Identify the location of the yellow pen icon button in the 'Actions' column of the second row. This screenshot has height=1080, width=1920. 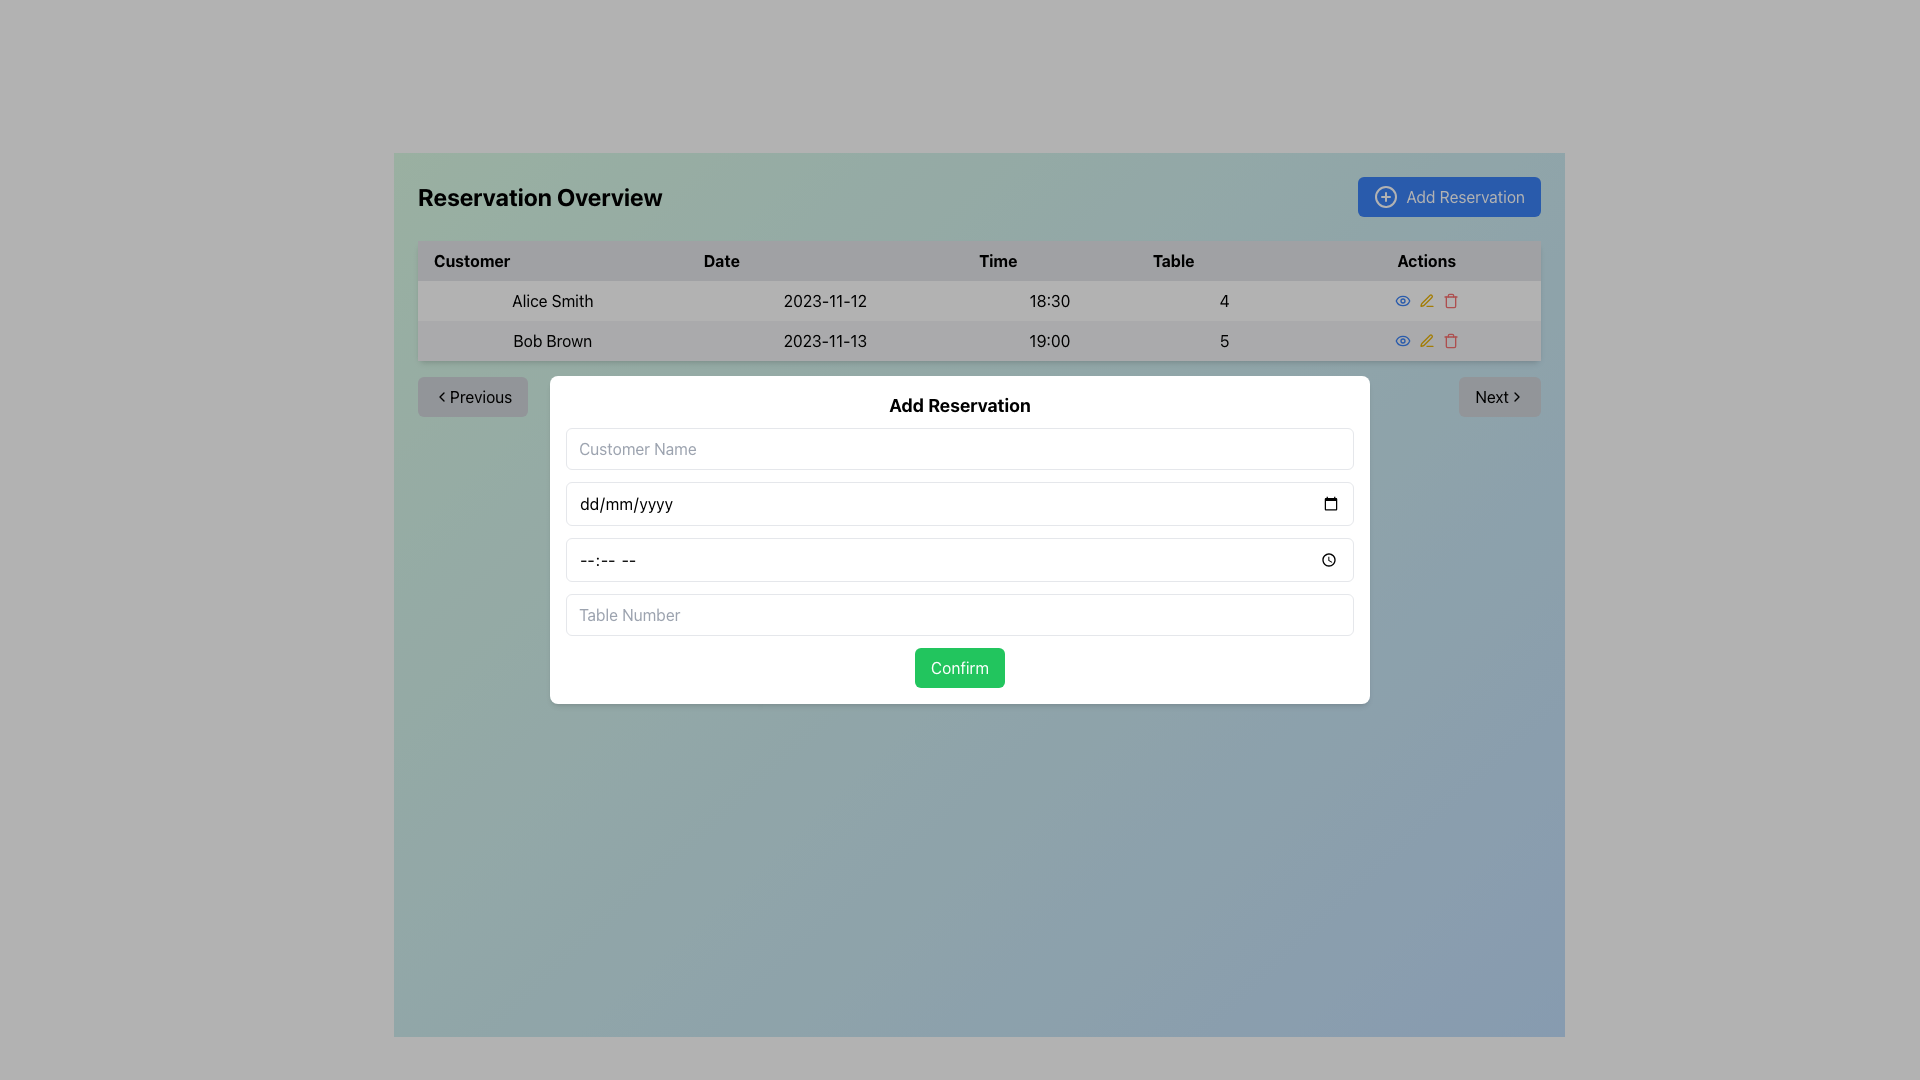
(1425, 339).